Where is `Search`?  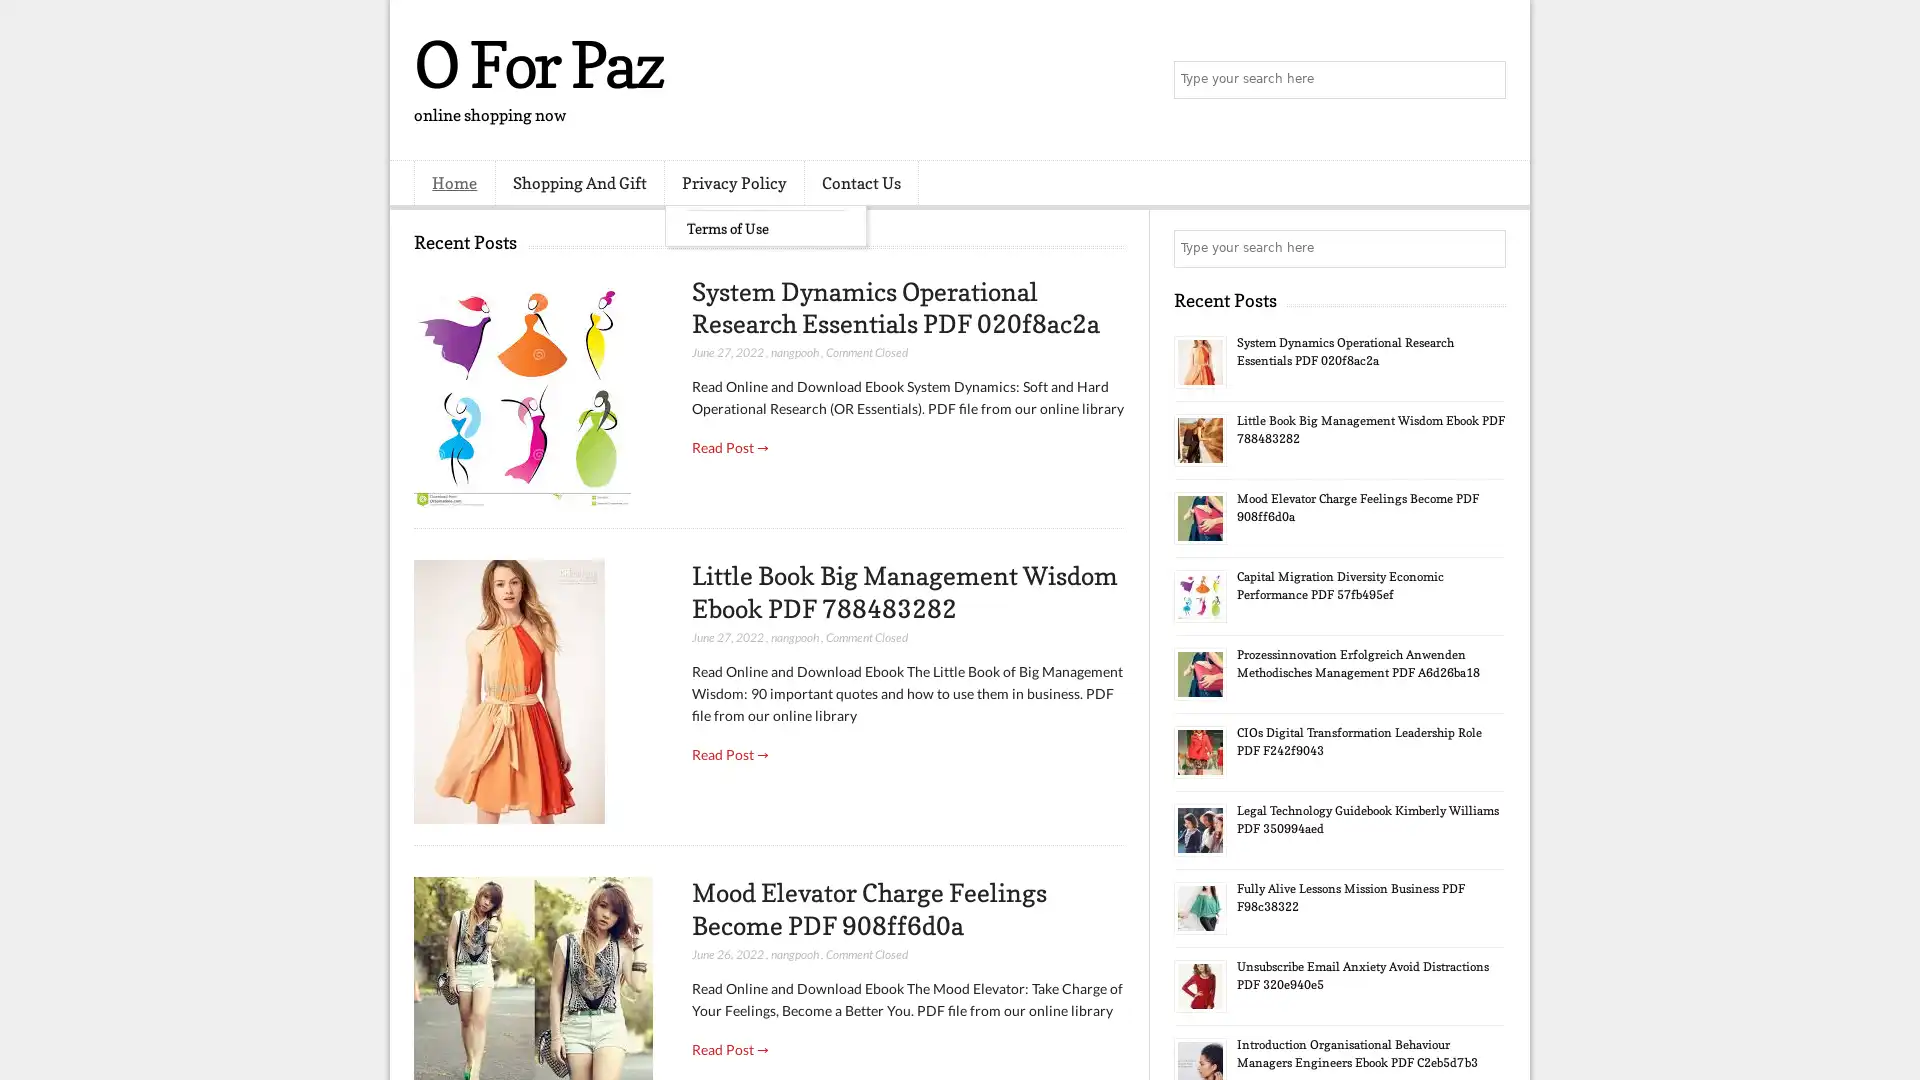
Search is located at coordinates (1485, 248).